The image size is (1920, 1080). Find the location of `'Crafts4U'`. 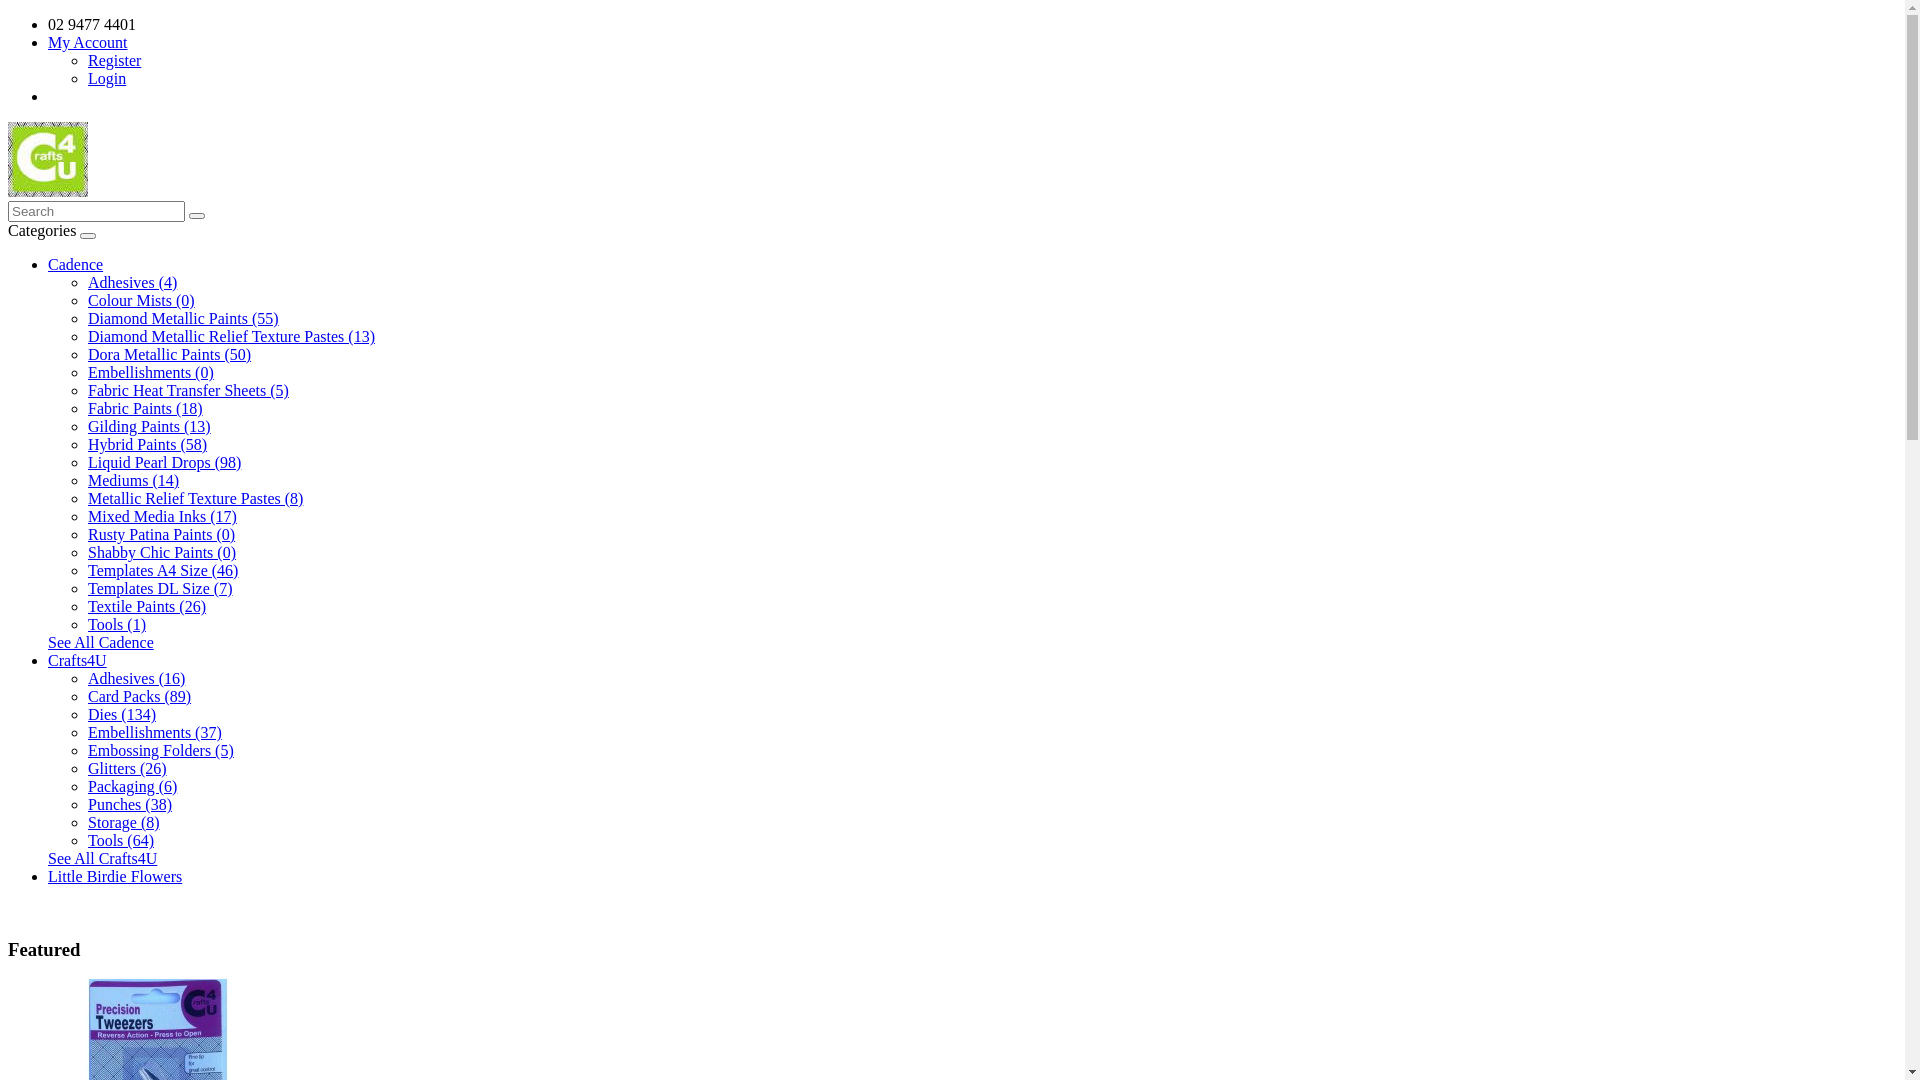

'Crafts4U' is located at coordinates (77, 660).